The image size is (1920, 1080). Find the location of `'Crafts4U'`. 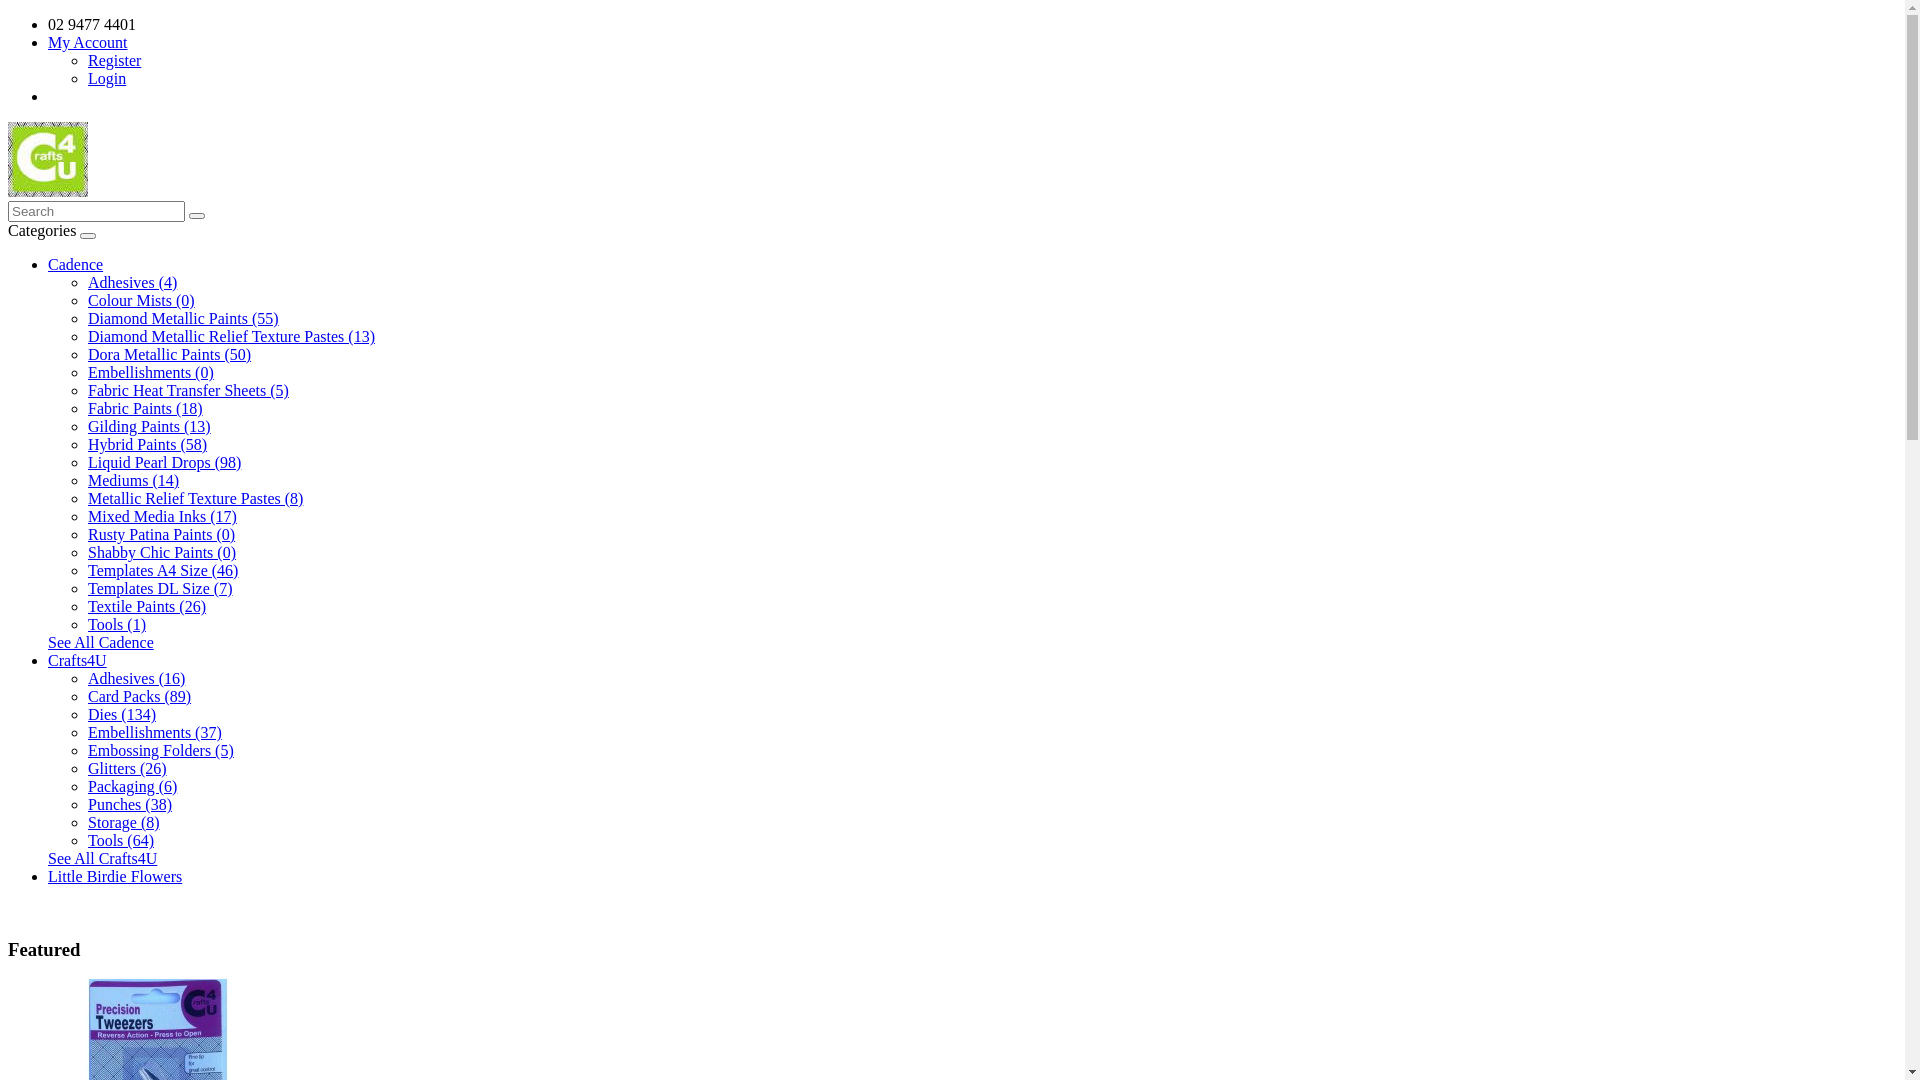

'Crafts4U' is located at coordinates (77, 660).